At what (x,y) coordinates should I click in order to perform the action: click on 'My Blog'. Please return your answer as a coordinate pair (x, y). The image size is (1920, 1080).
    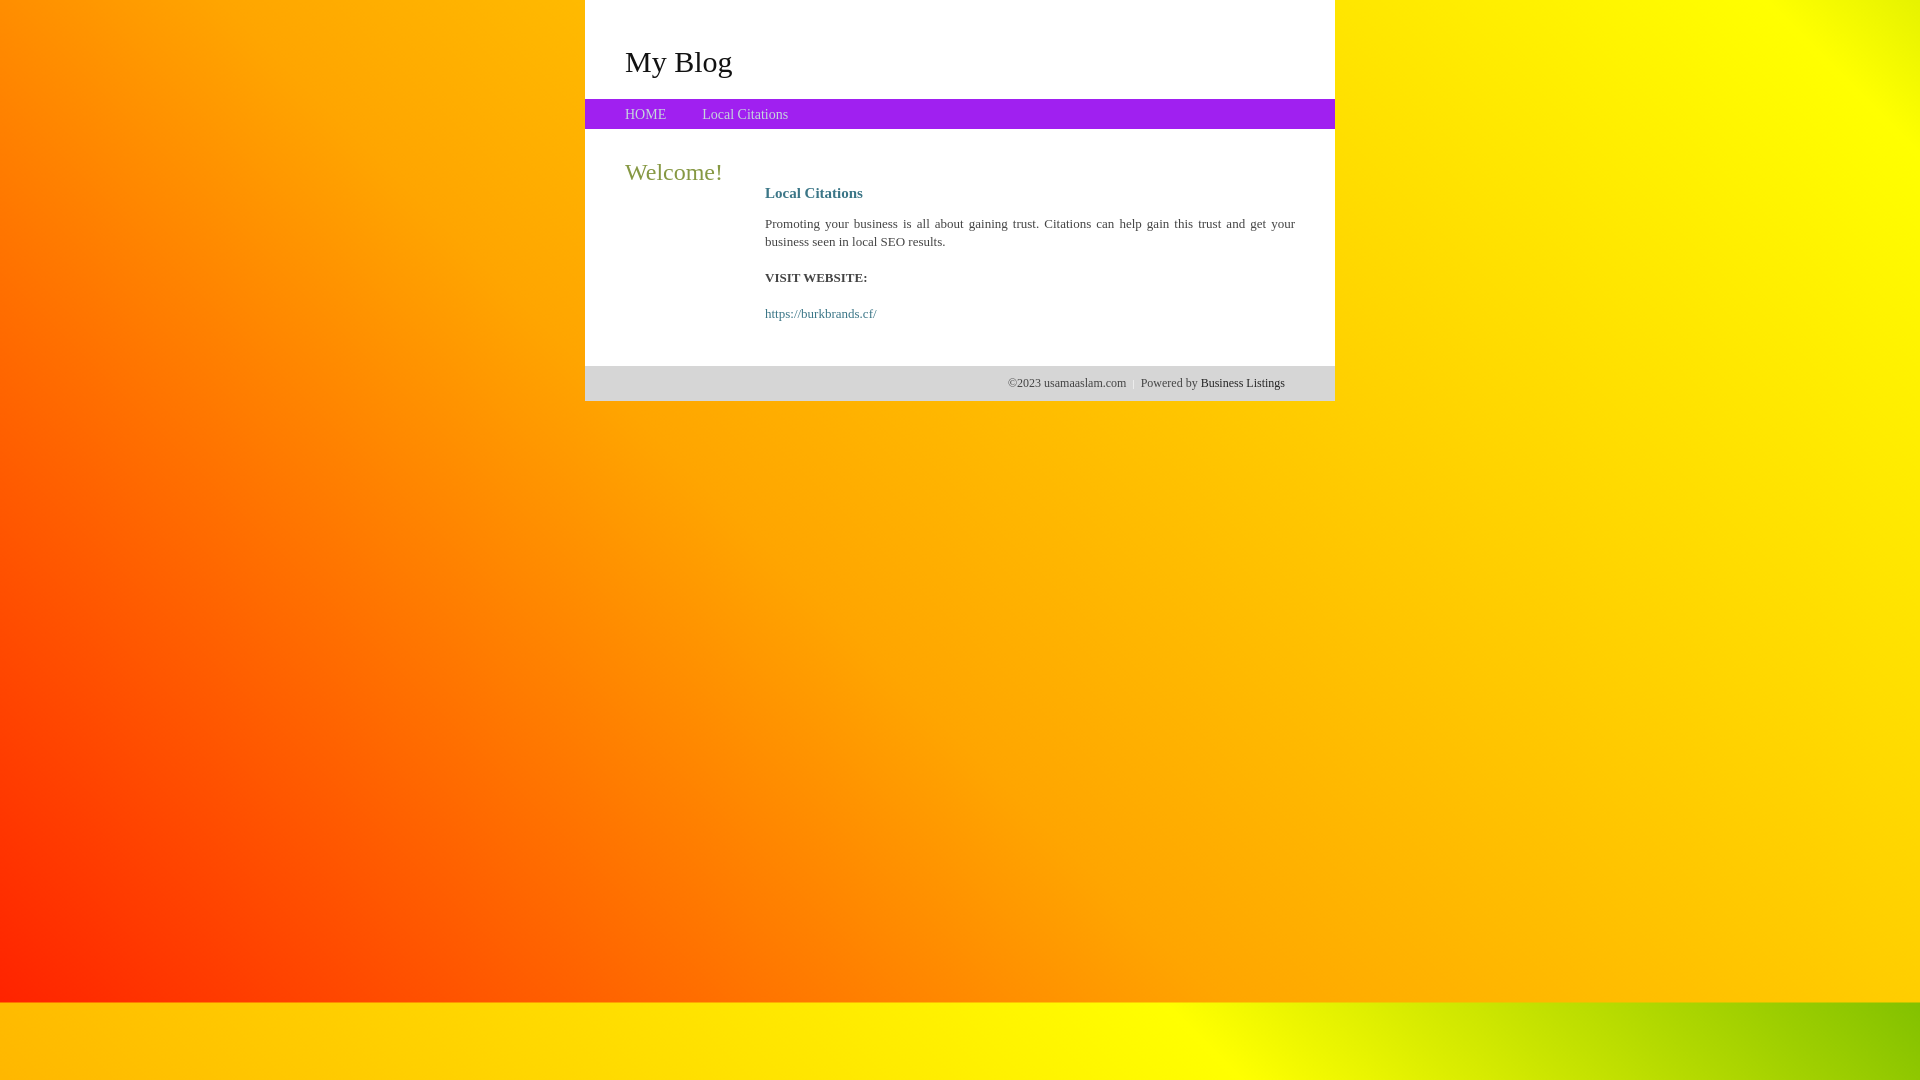
    Looking at the image, I should click on (678, 60).